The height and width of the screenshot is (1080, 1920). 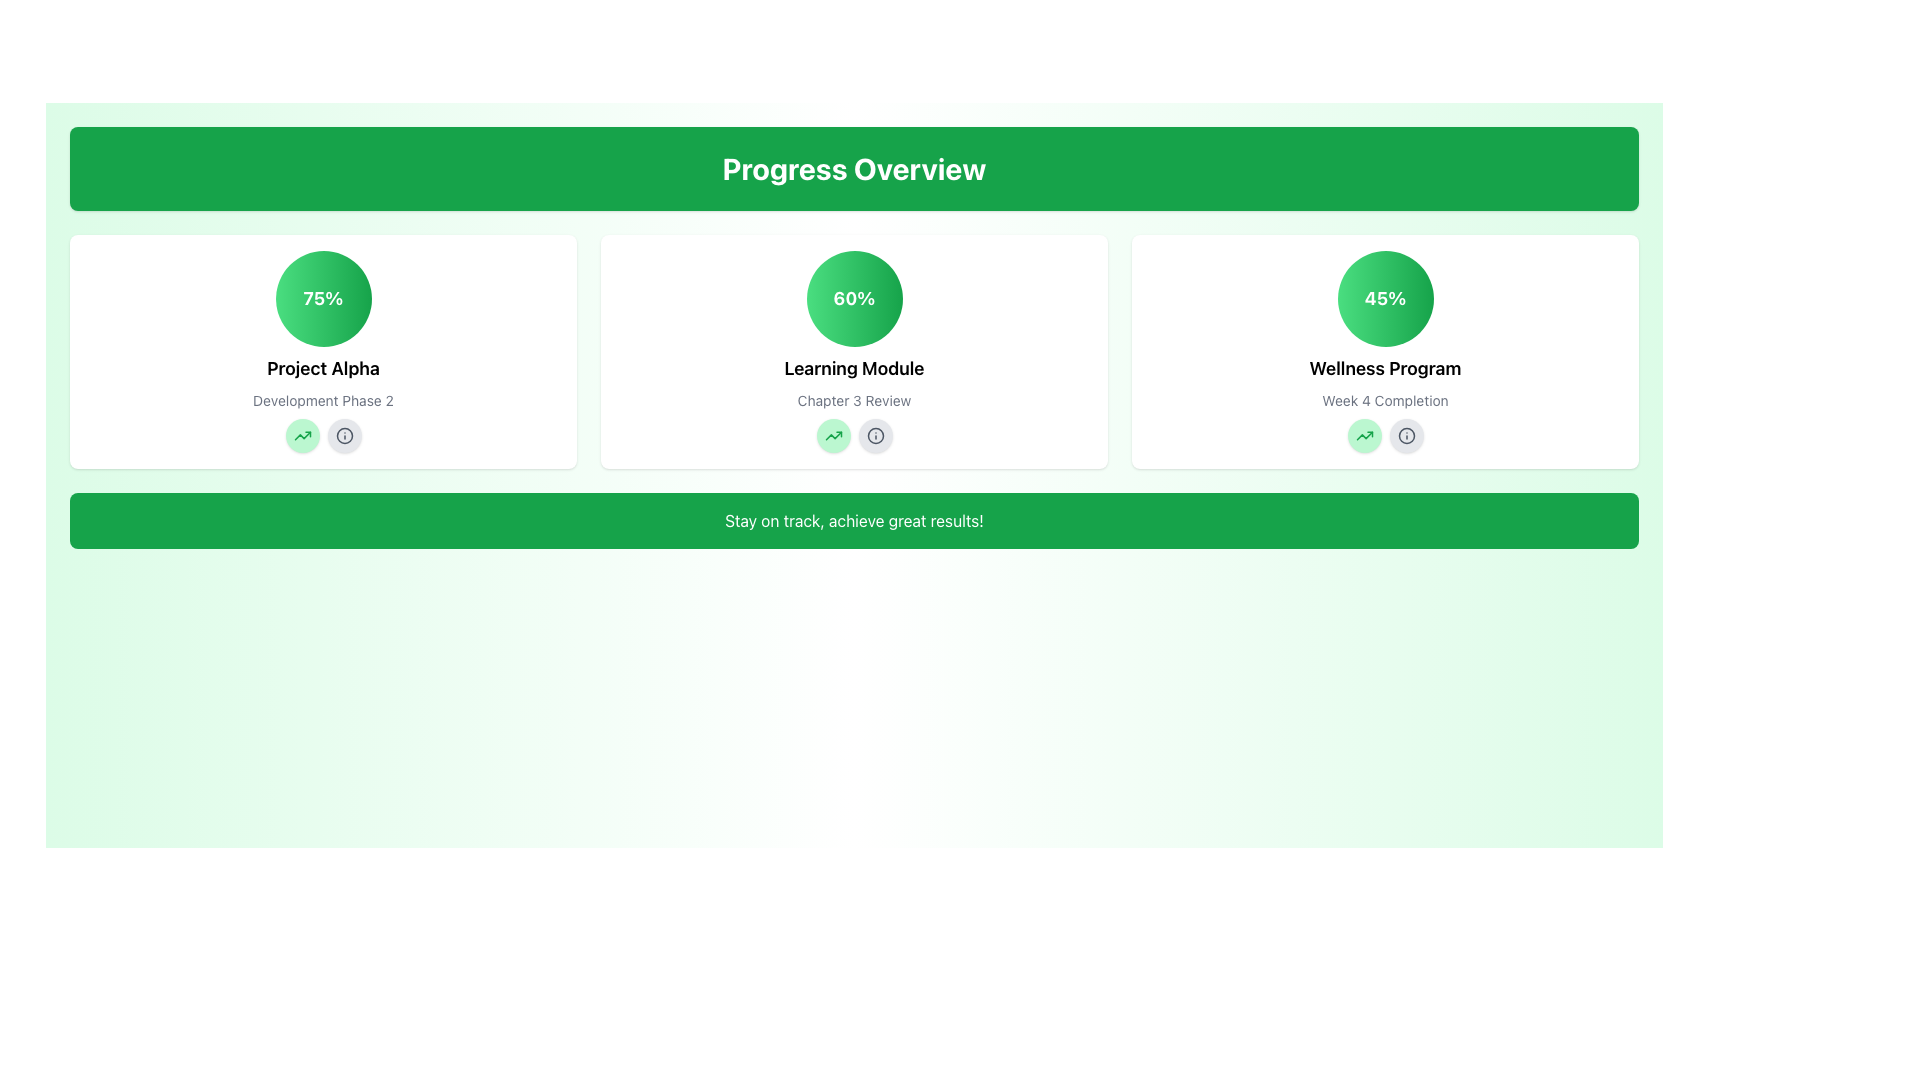 What do you see at coordinates (833, 434) in the screenshot?
I see `the circular button with a green upward trending arrow icon located below the 'Learning Module' card in the 'Progress Overview' section` at bounding box center [833, 434].